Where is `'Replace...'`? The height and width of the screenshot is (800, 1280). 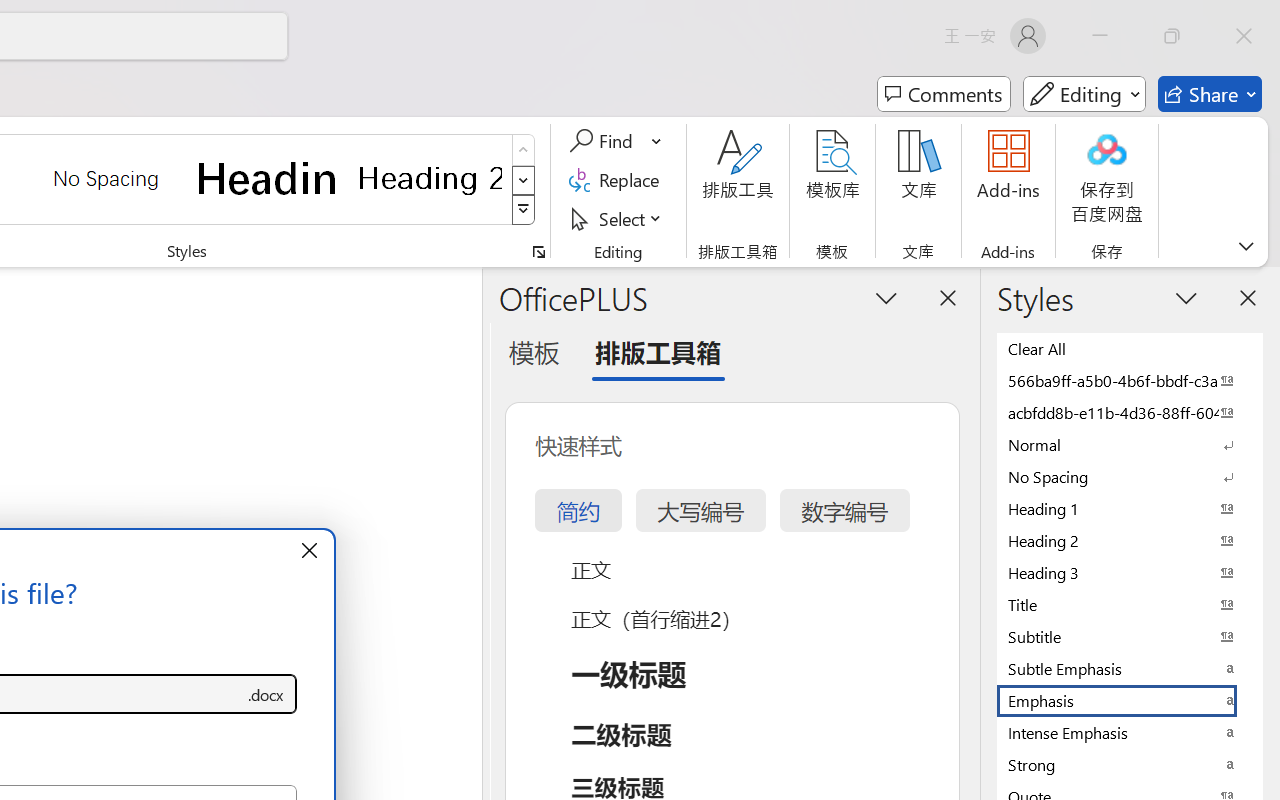
'Replace...' is located at coordinates (616, 179).